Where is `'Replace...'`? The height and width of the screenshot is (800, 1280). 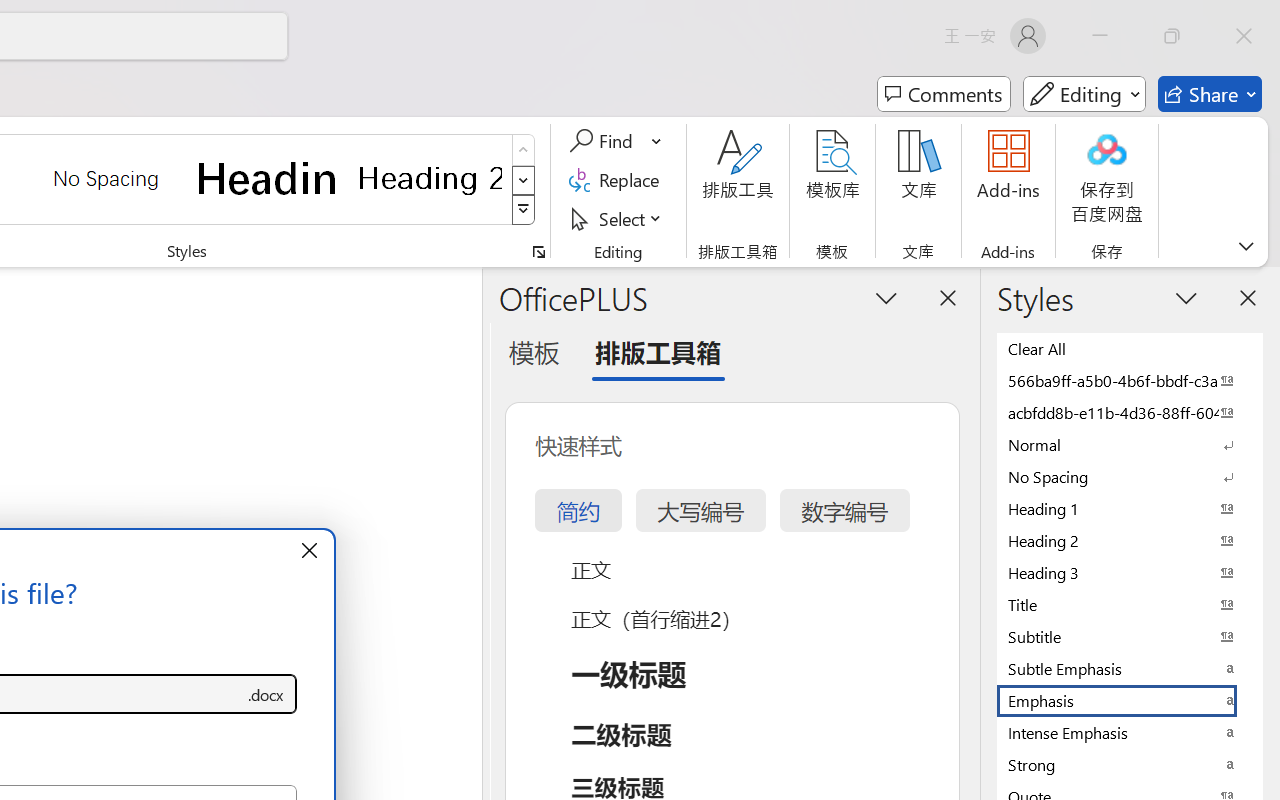
'Replace...' is located at coordinates (616, 179).